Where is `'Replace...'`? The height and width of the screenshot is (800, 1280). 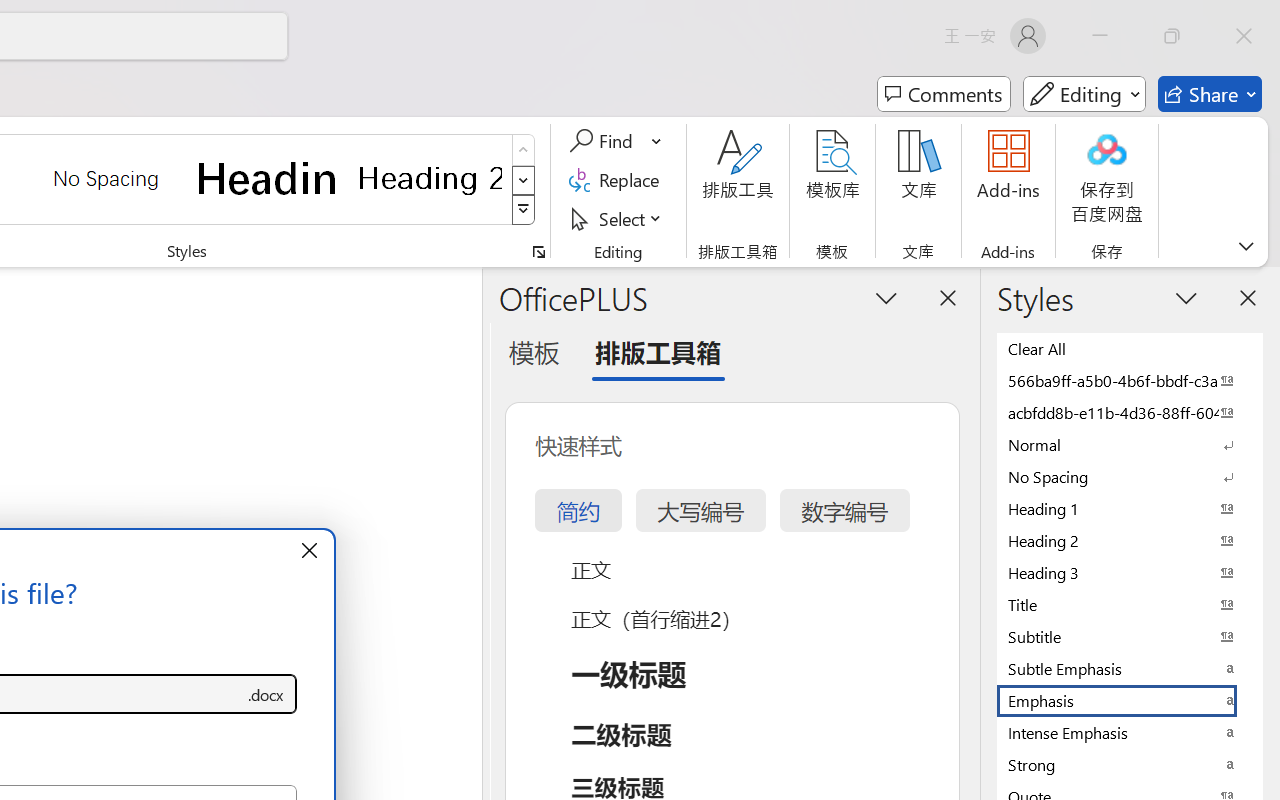
'Replace...' is located at coordinates (616, 179).